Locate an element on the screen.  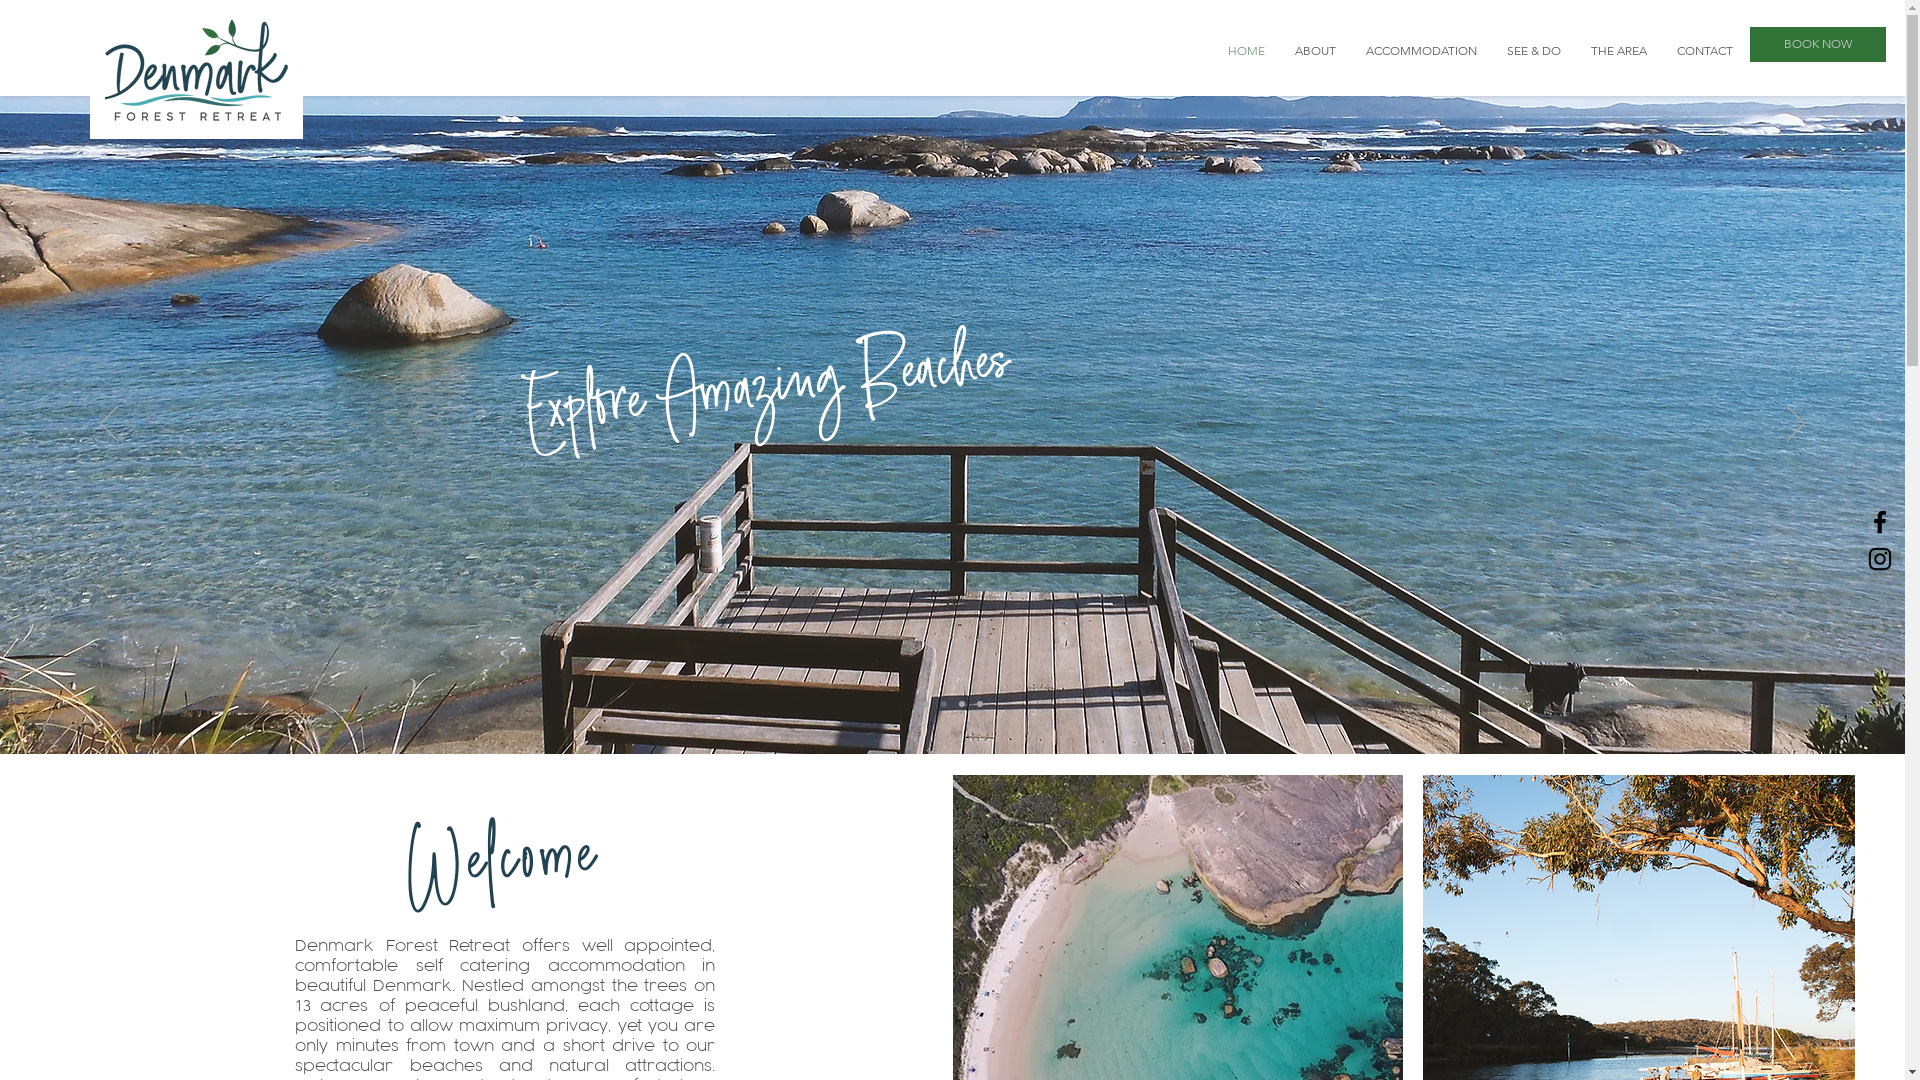
'SEE & DO' is located at coordinates (1533, 49).